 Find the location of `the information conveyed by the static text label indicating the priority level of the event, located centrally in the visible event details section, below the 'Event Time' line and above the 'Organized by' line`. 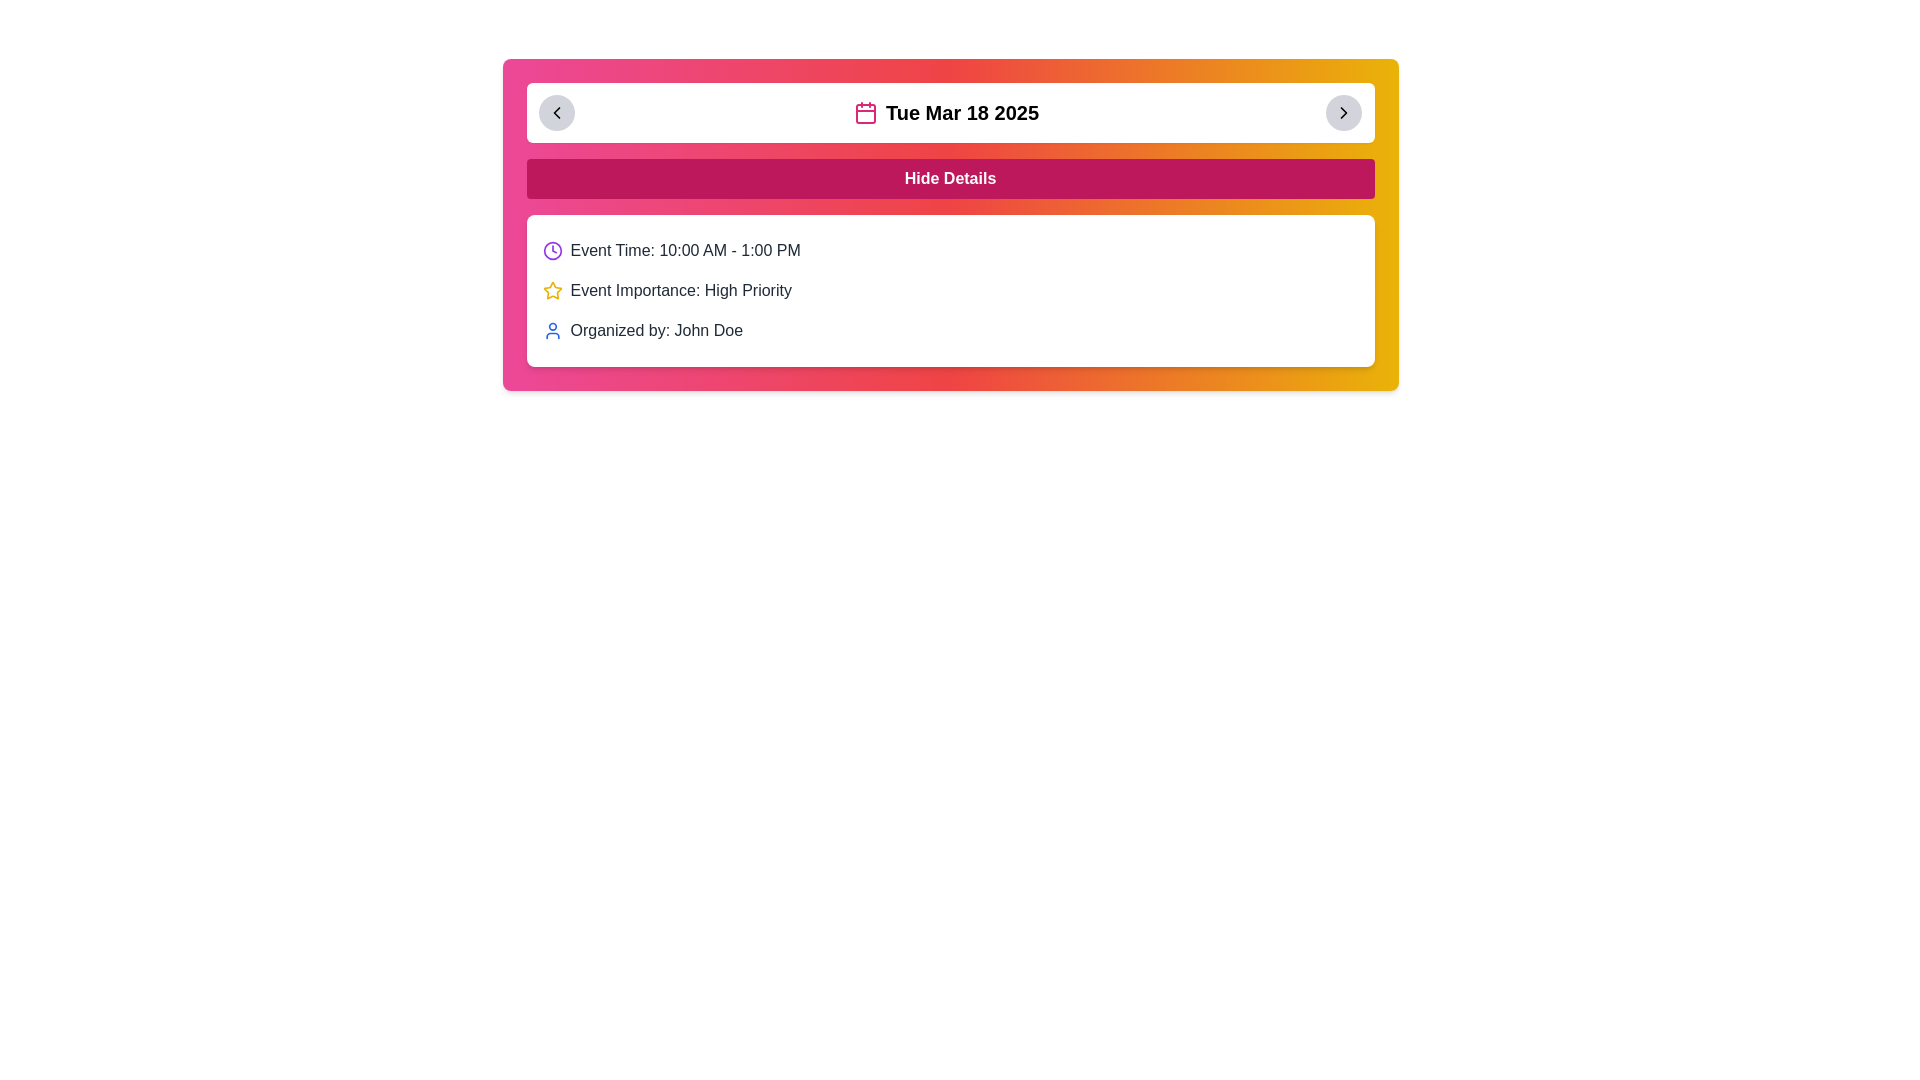

the information conveyed by the static text label indicating the priority level of the event, located centrally in the visible event details section, below the 'Event Time' line and above the 'Organized by' line is located at coordinates (681, 290).